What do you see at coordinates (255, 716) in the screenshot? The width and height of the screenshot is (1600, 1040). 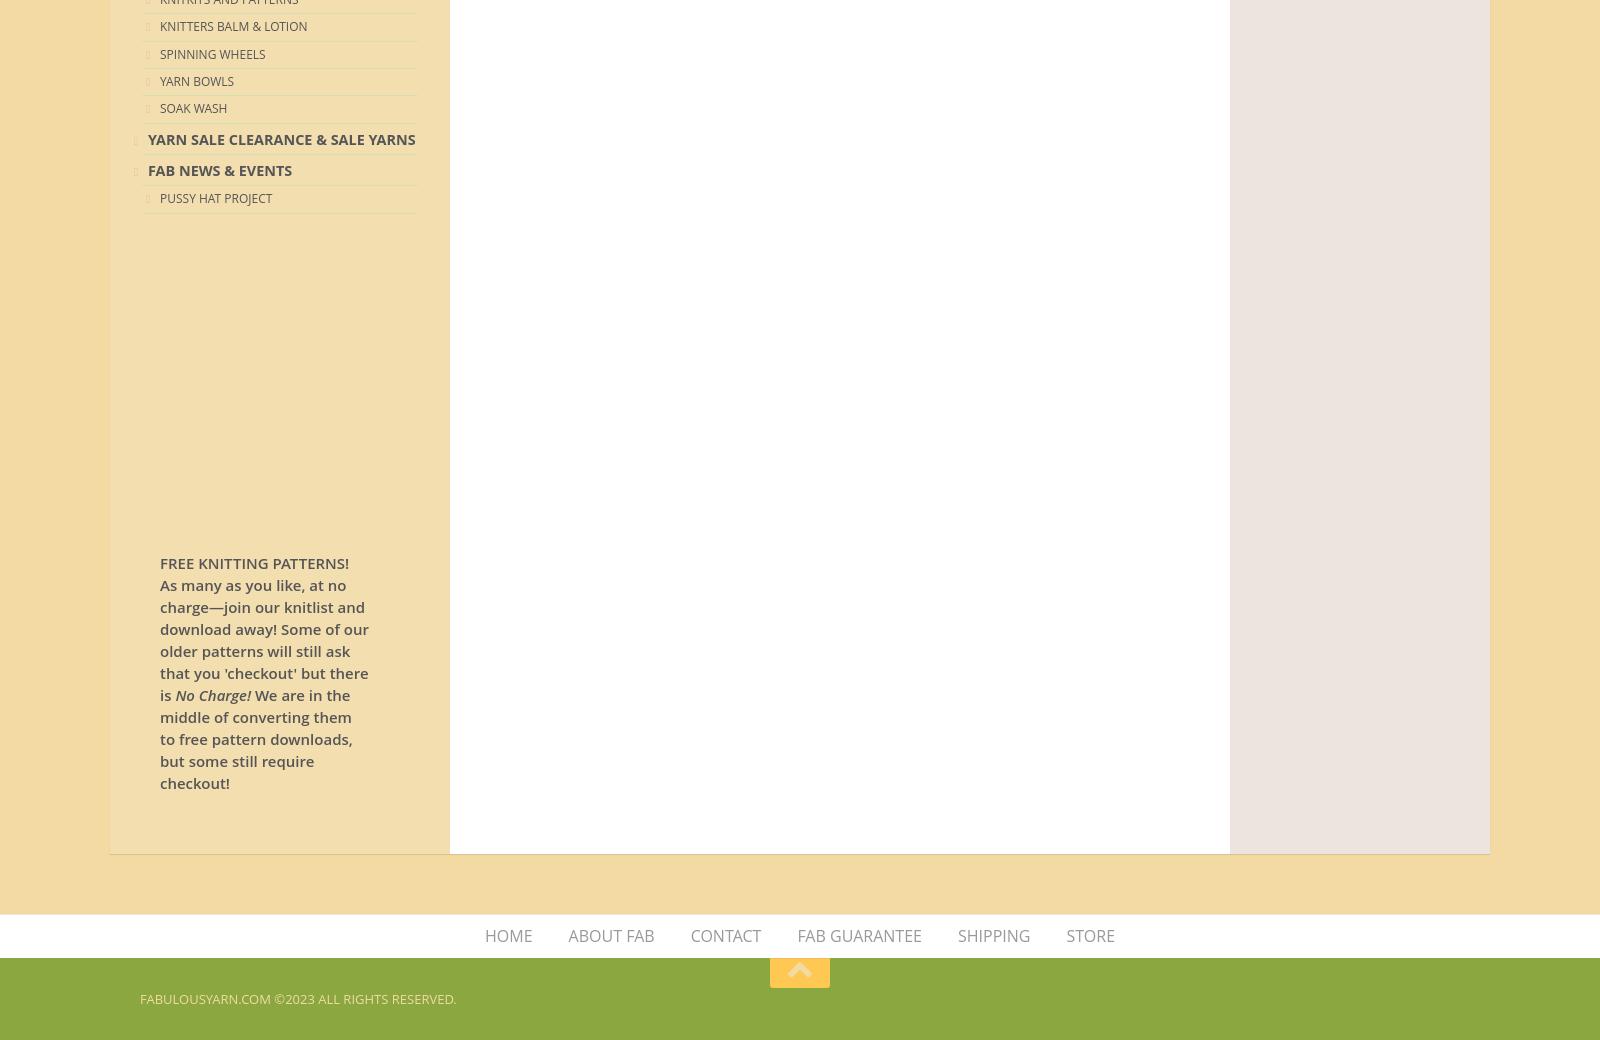 I see `'We are in the middle of converting them to'` at bounding box center [255, 716].